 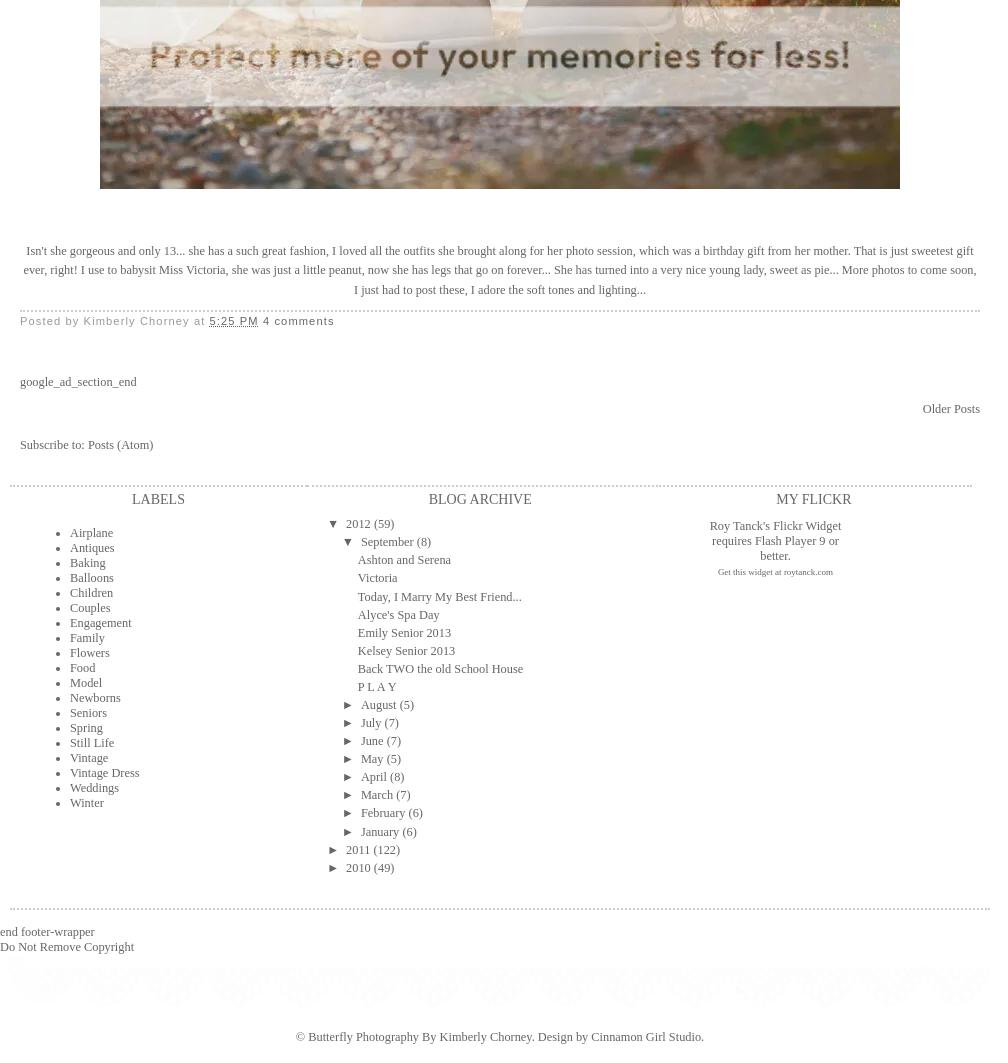 I want to click on 'January', so click(x=379, y=829).